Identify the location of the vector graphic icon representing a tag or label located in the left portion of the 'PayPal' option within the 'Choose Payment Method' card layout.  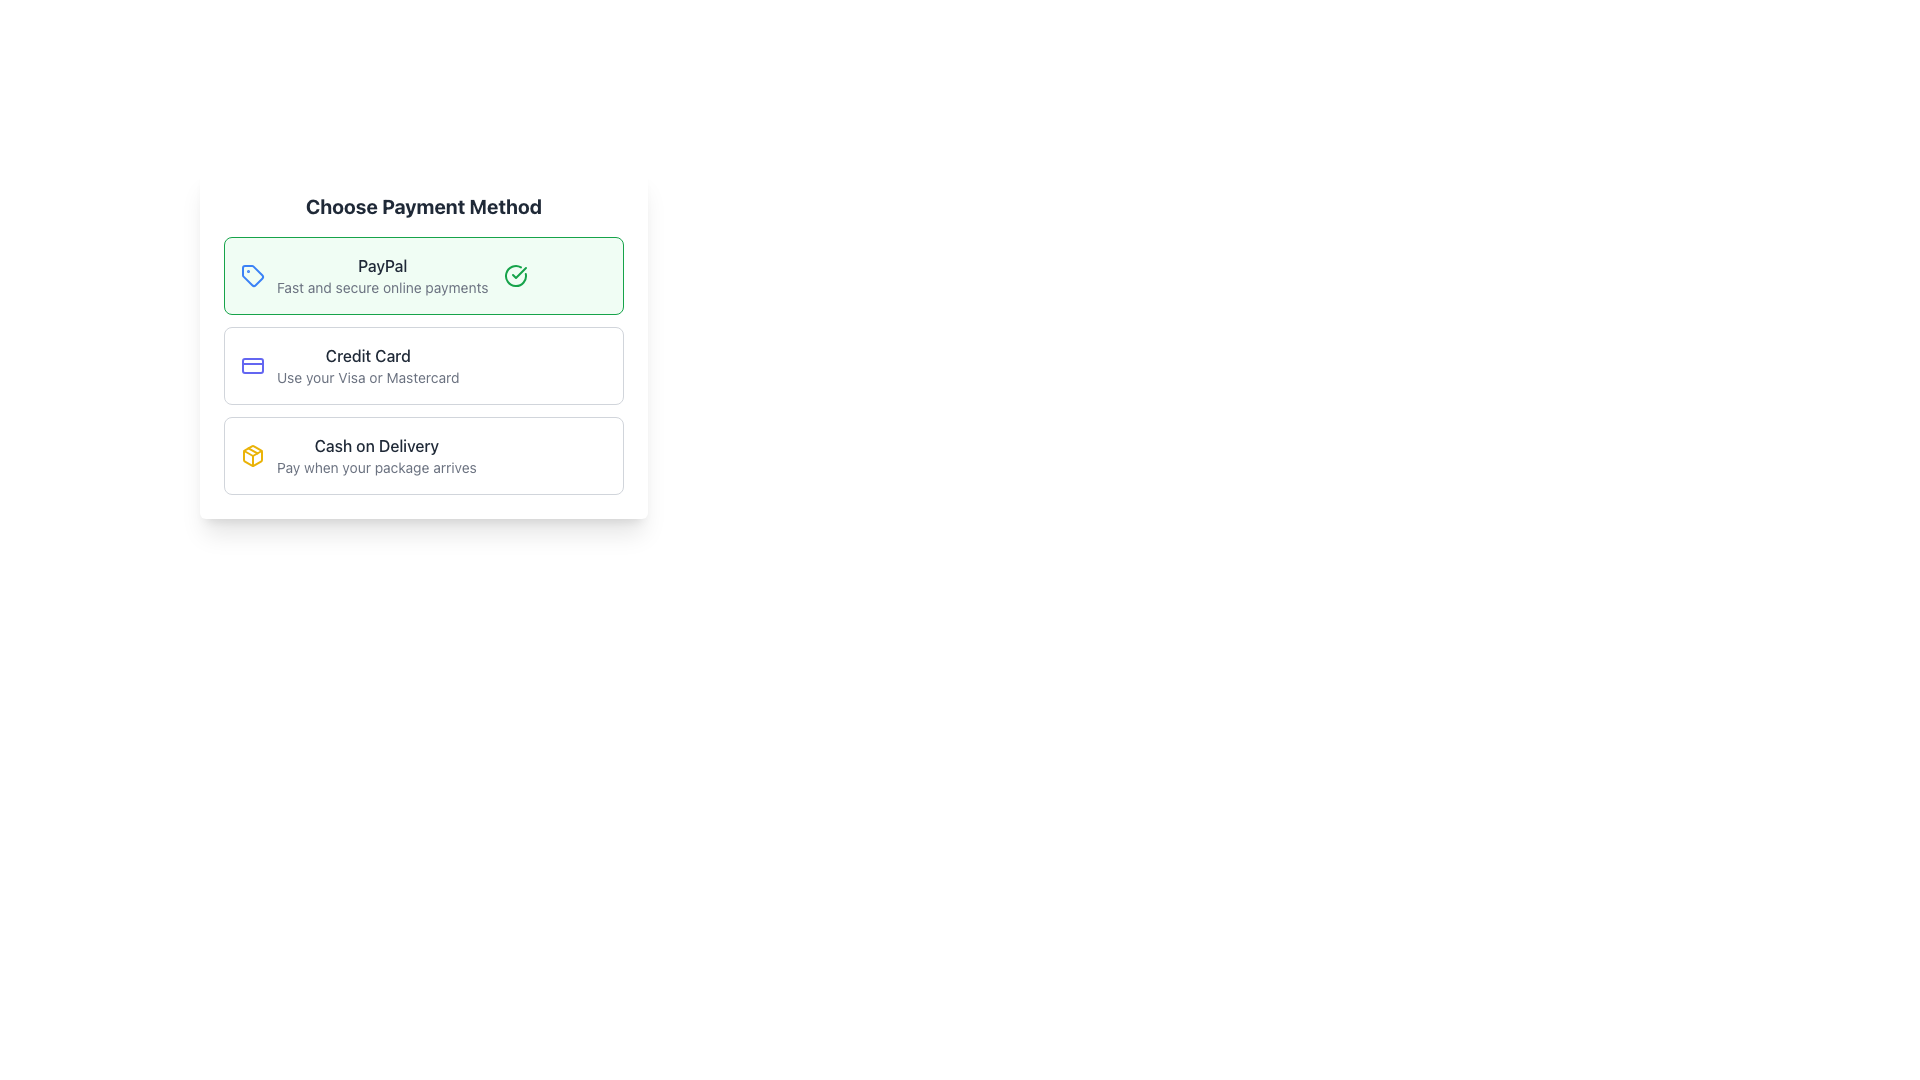
(252, 276).